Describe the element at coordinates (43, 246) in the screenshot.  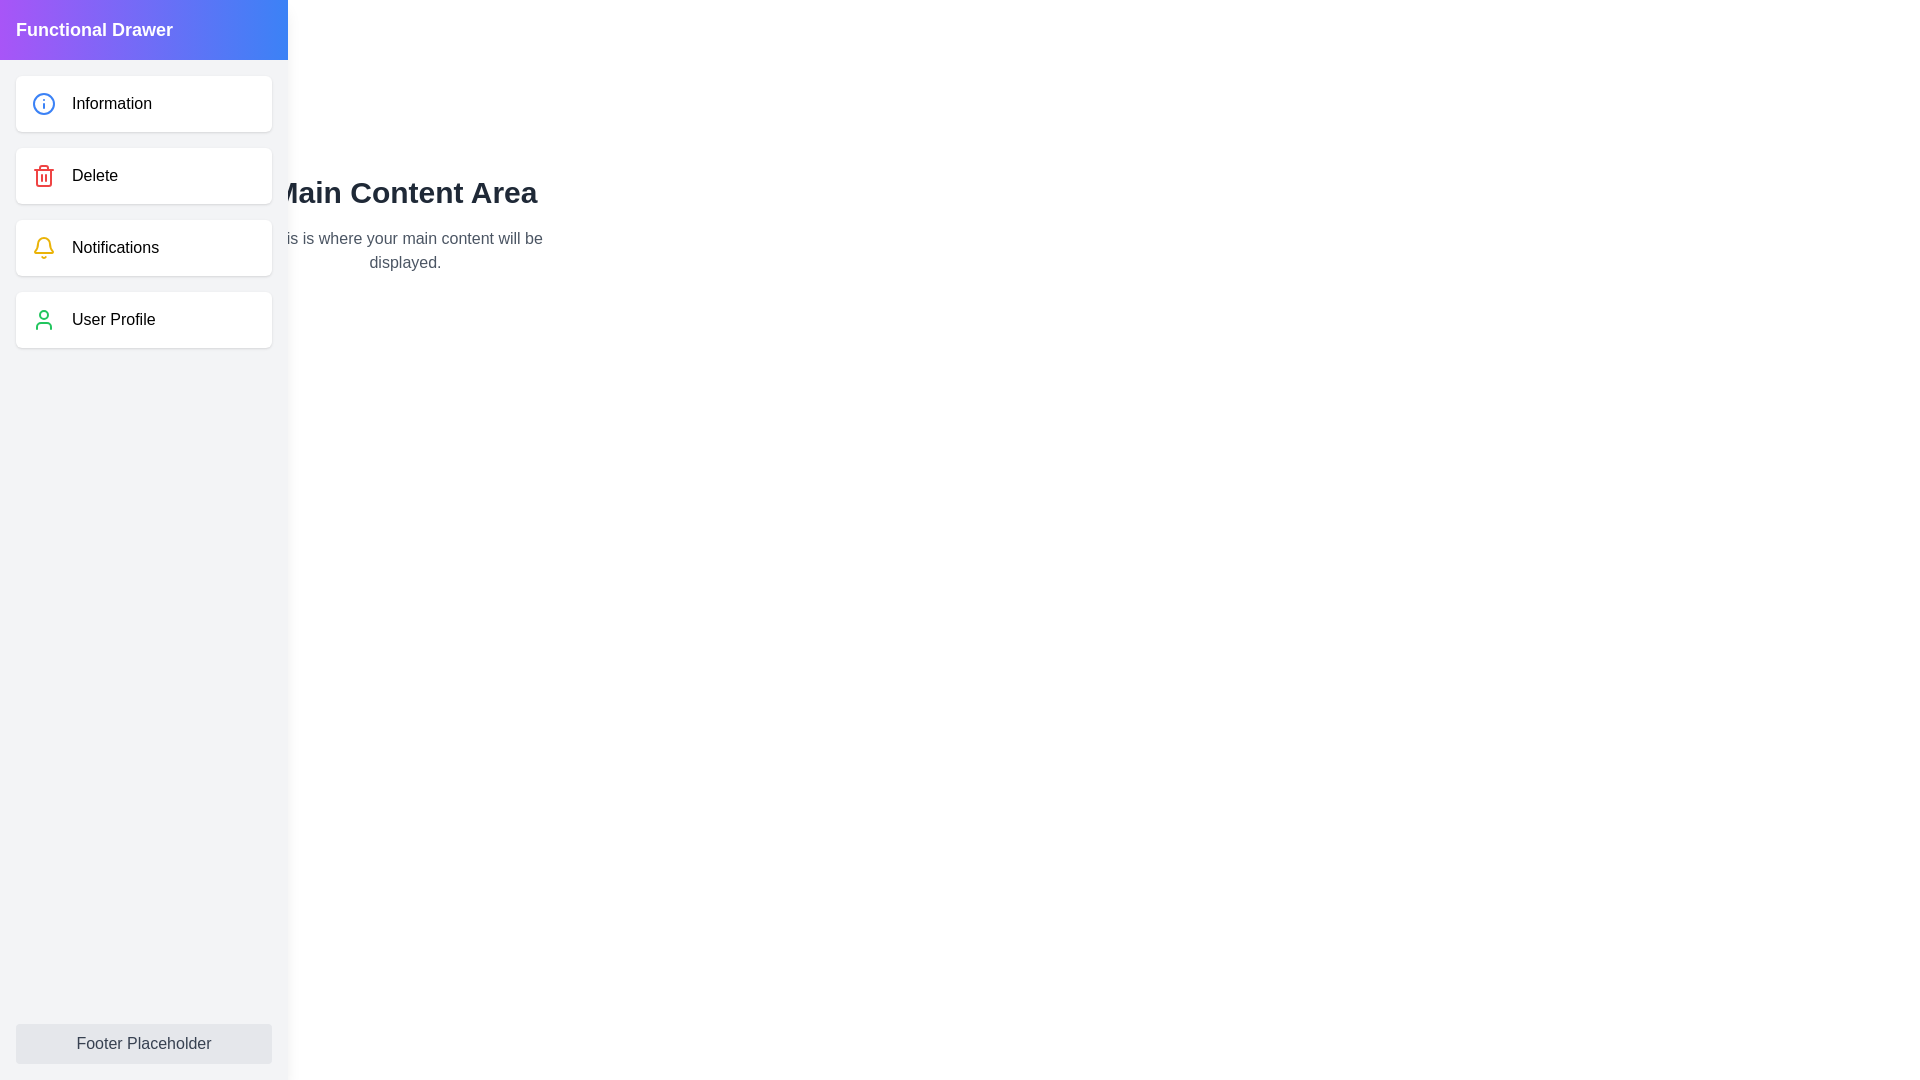
I see `the notification icon located to the left within the 'Notifications' menu card, which is the third option in the vertical list of cards` at that location.